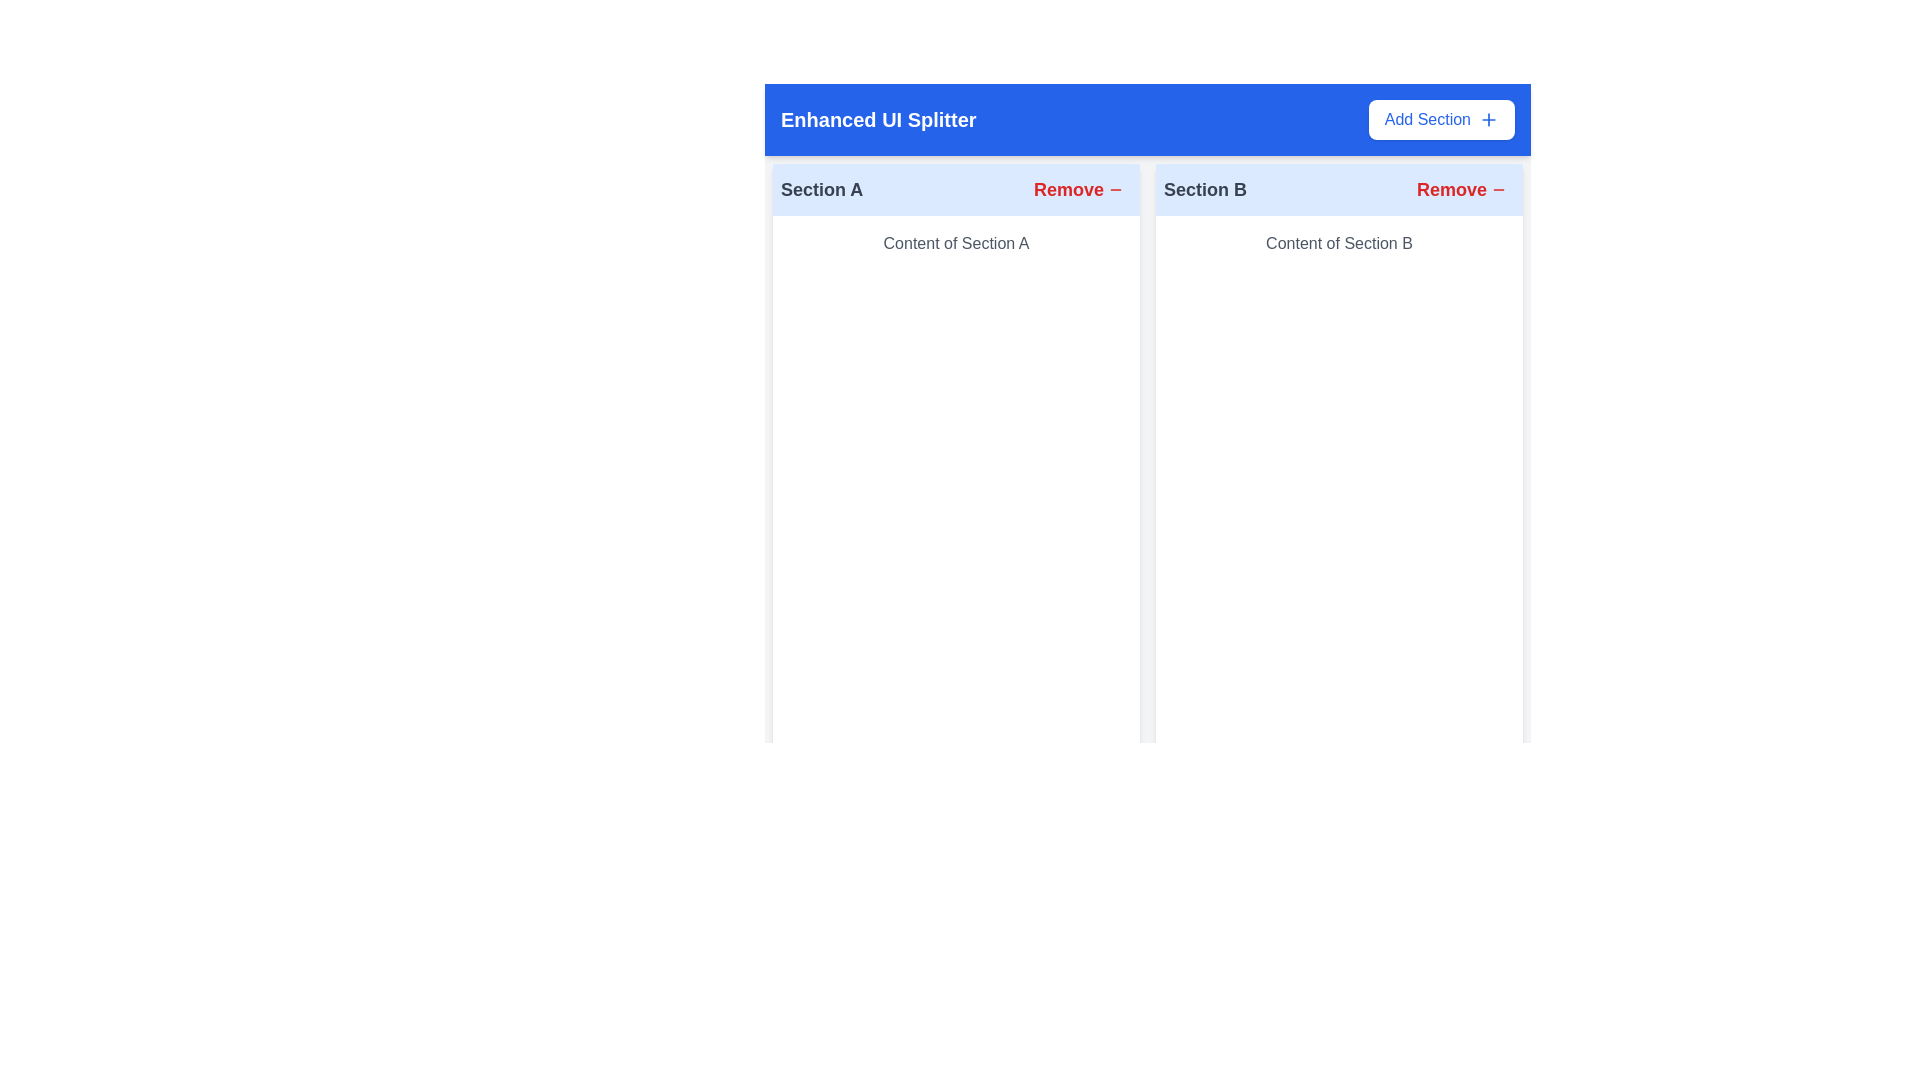 The image size is (1920, 1080). What do you see at coordinates (1461, 189) in the screenshot?
I see `the delete button located in the upper-right corner of Section B to trigger hover effects` at bounding box center [1461, 189].